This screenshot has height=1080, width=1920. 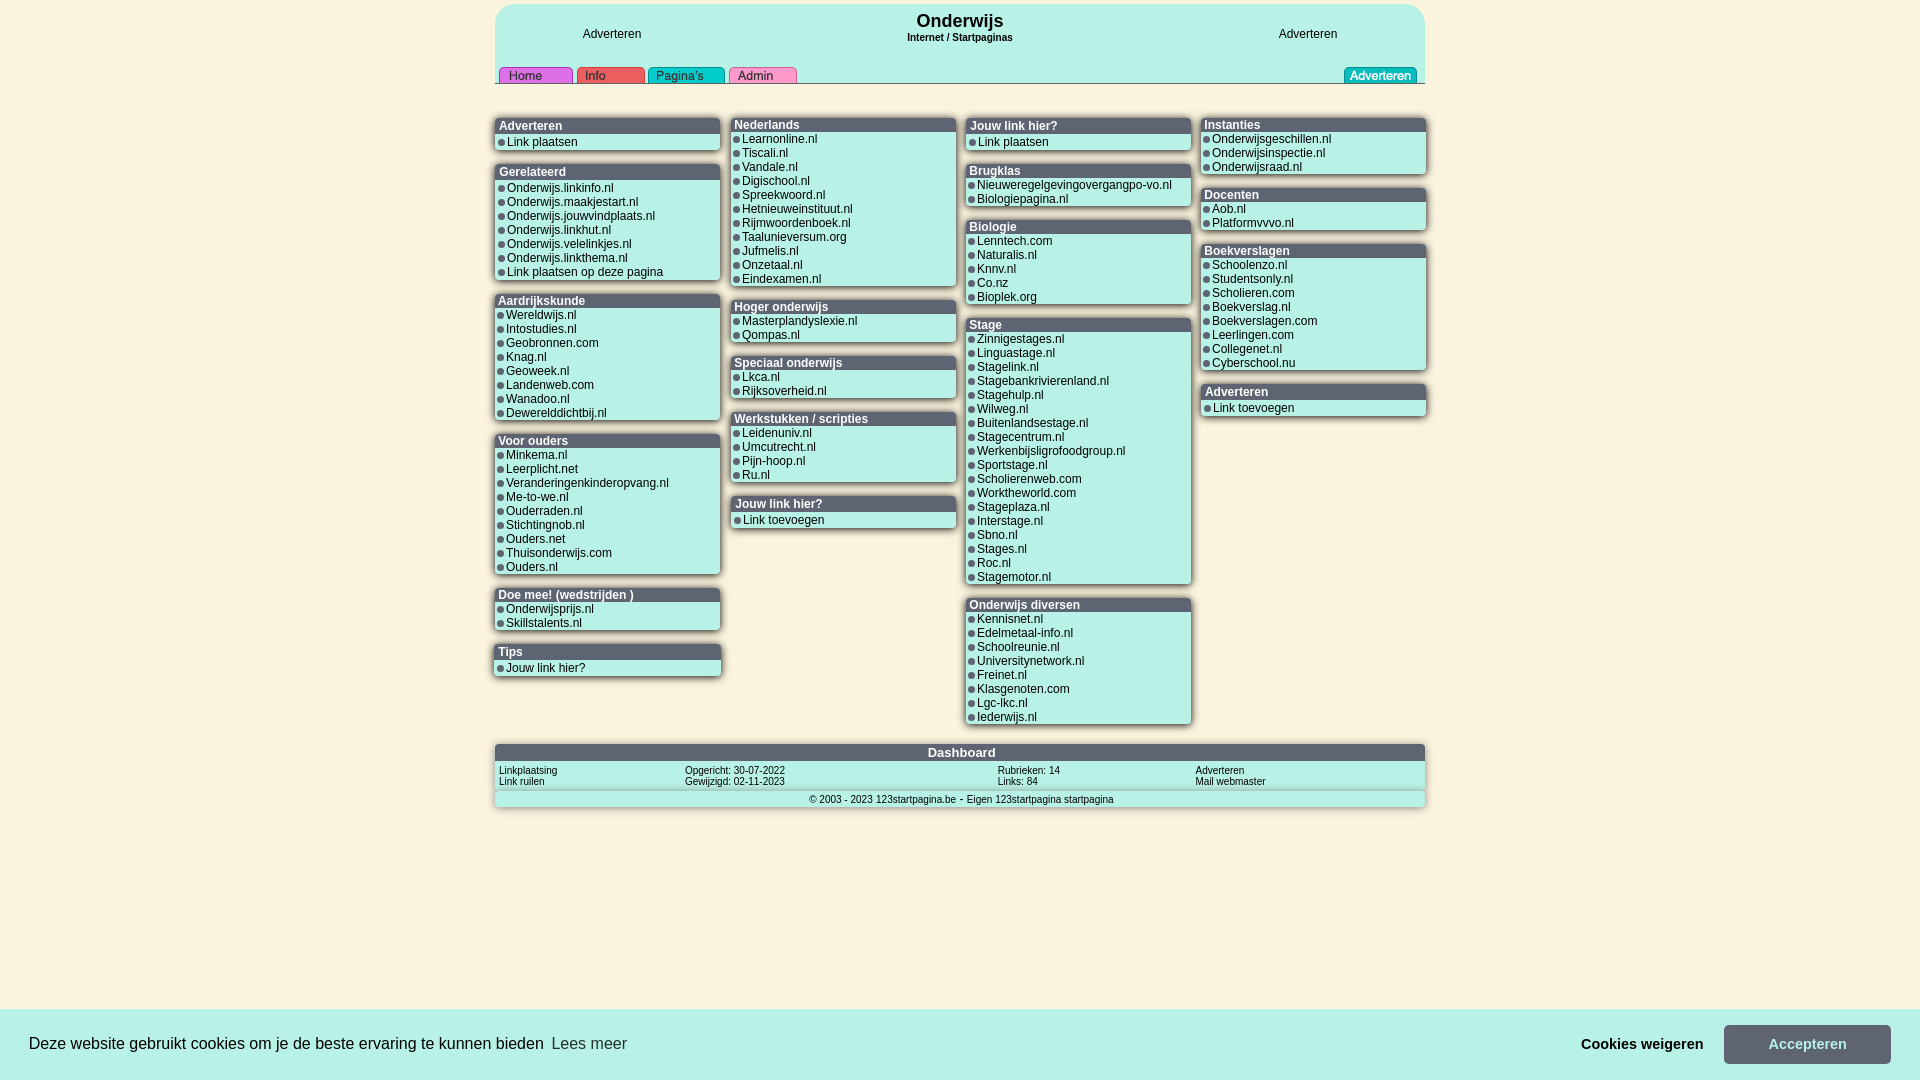 I want to click on 'Stagebankrivierenland.nl', so click(x=1041, y=381).